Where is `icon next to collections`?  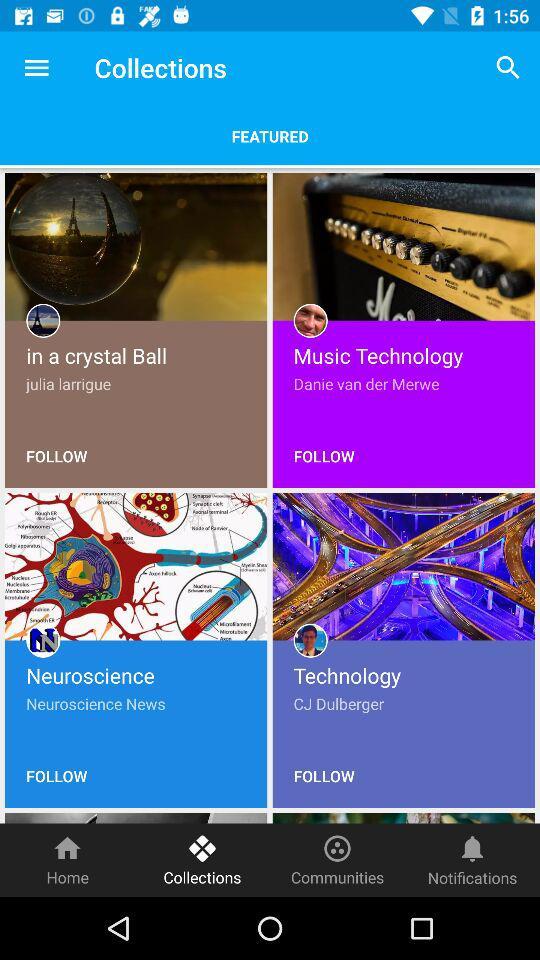 icon next to collections is located at coordinates (36, 68).